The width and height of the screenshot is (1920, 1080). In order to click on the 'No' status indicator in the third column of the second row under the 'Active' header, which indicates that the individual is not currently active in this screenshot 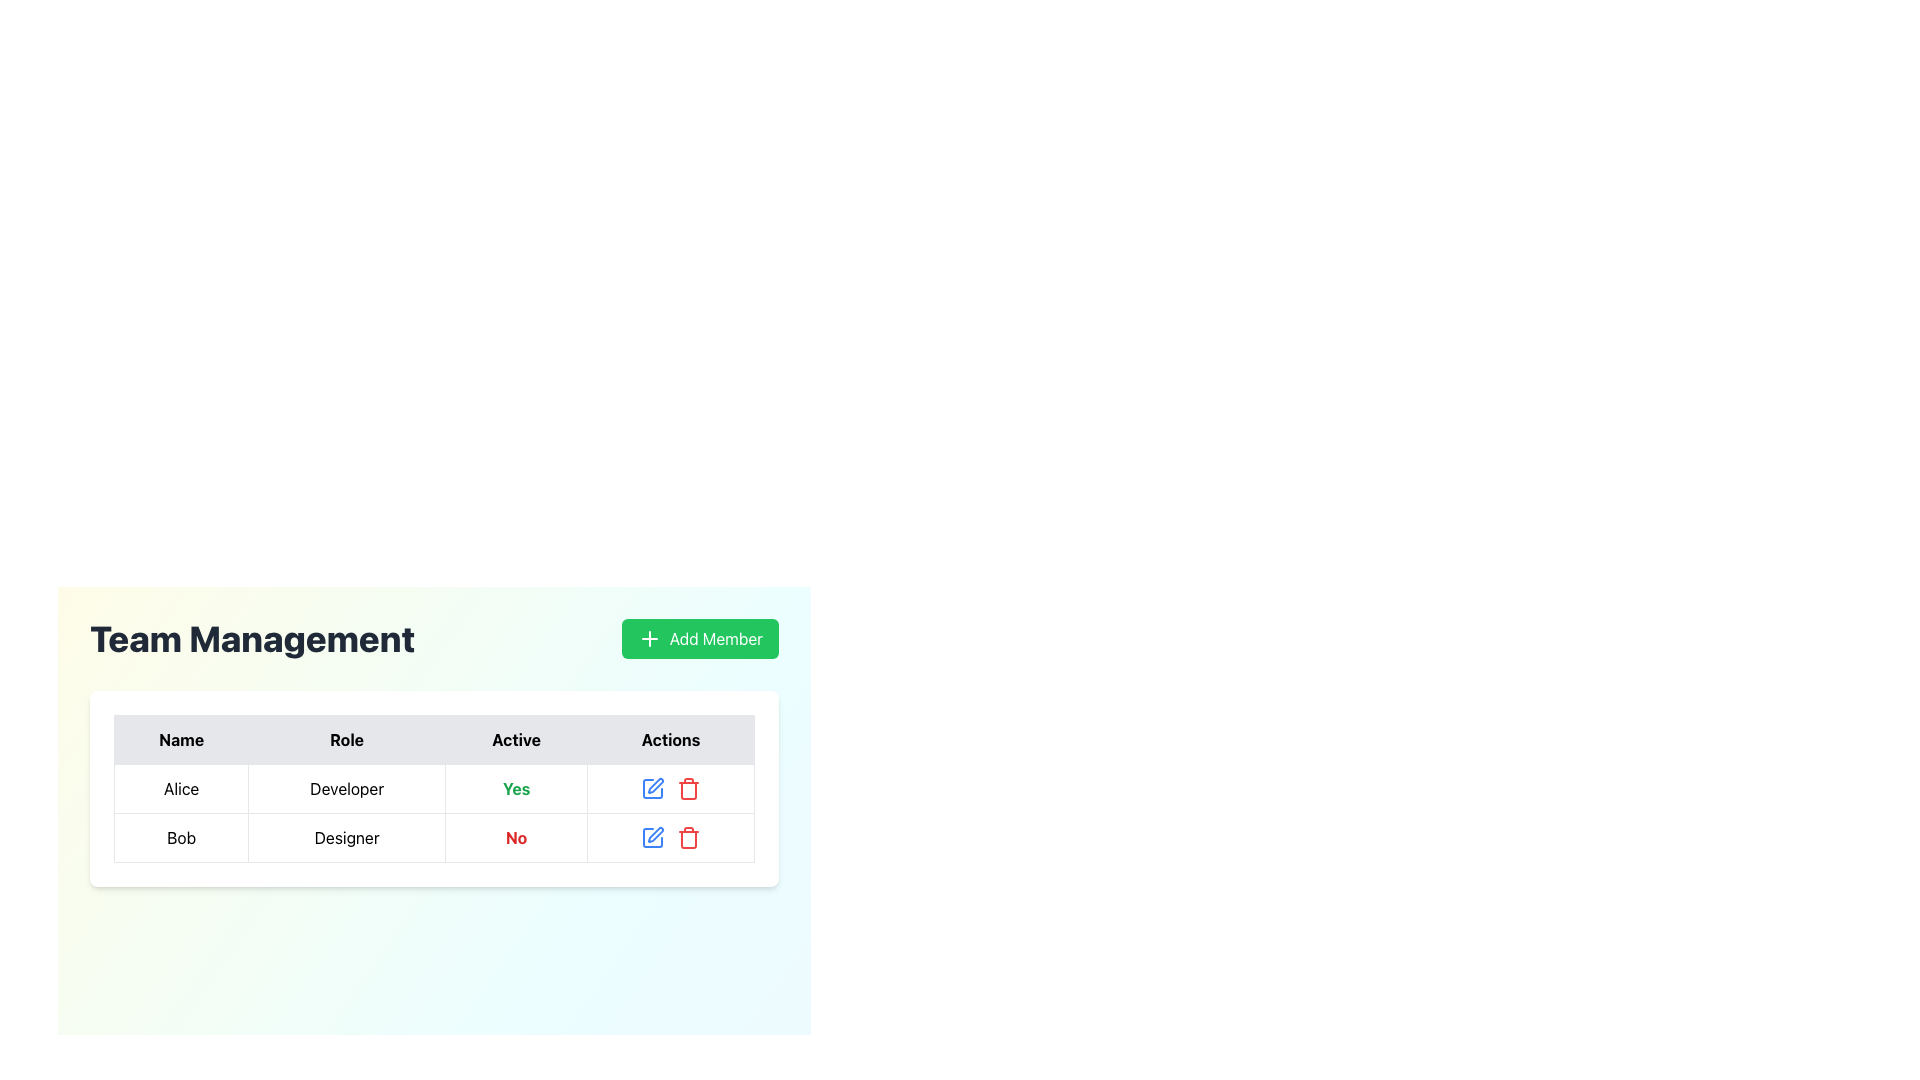, I will do `click(516, 837)`.